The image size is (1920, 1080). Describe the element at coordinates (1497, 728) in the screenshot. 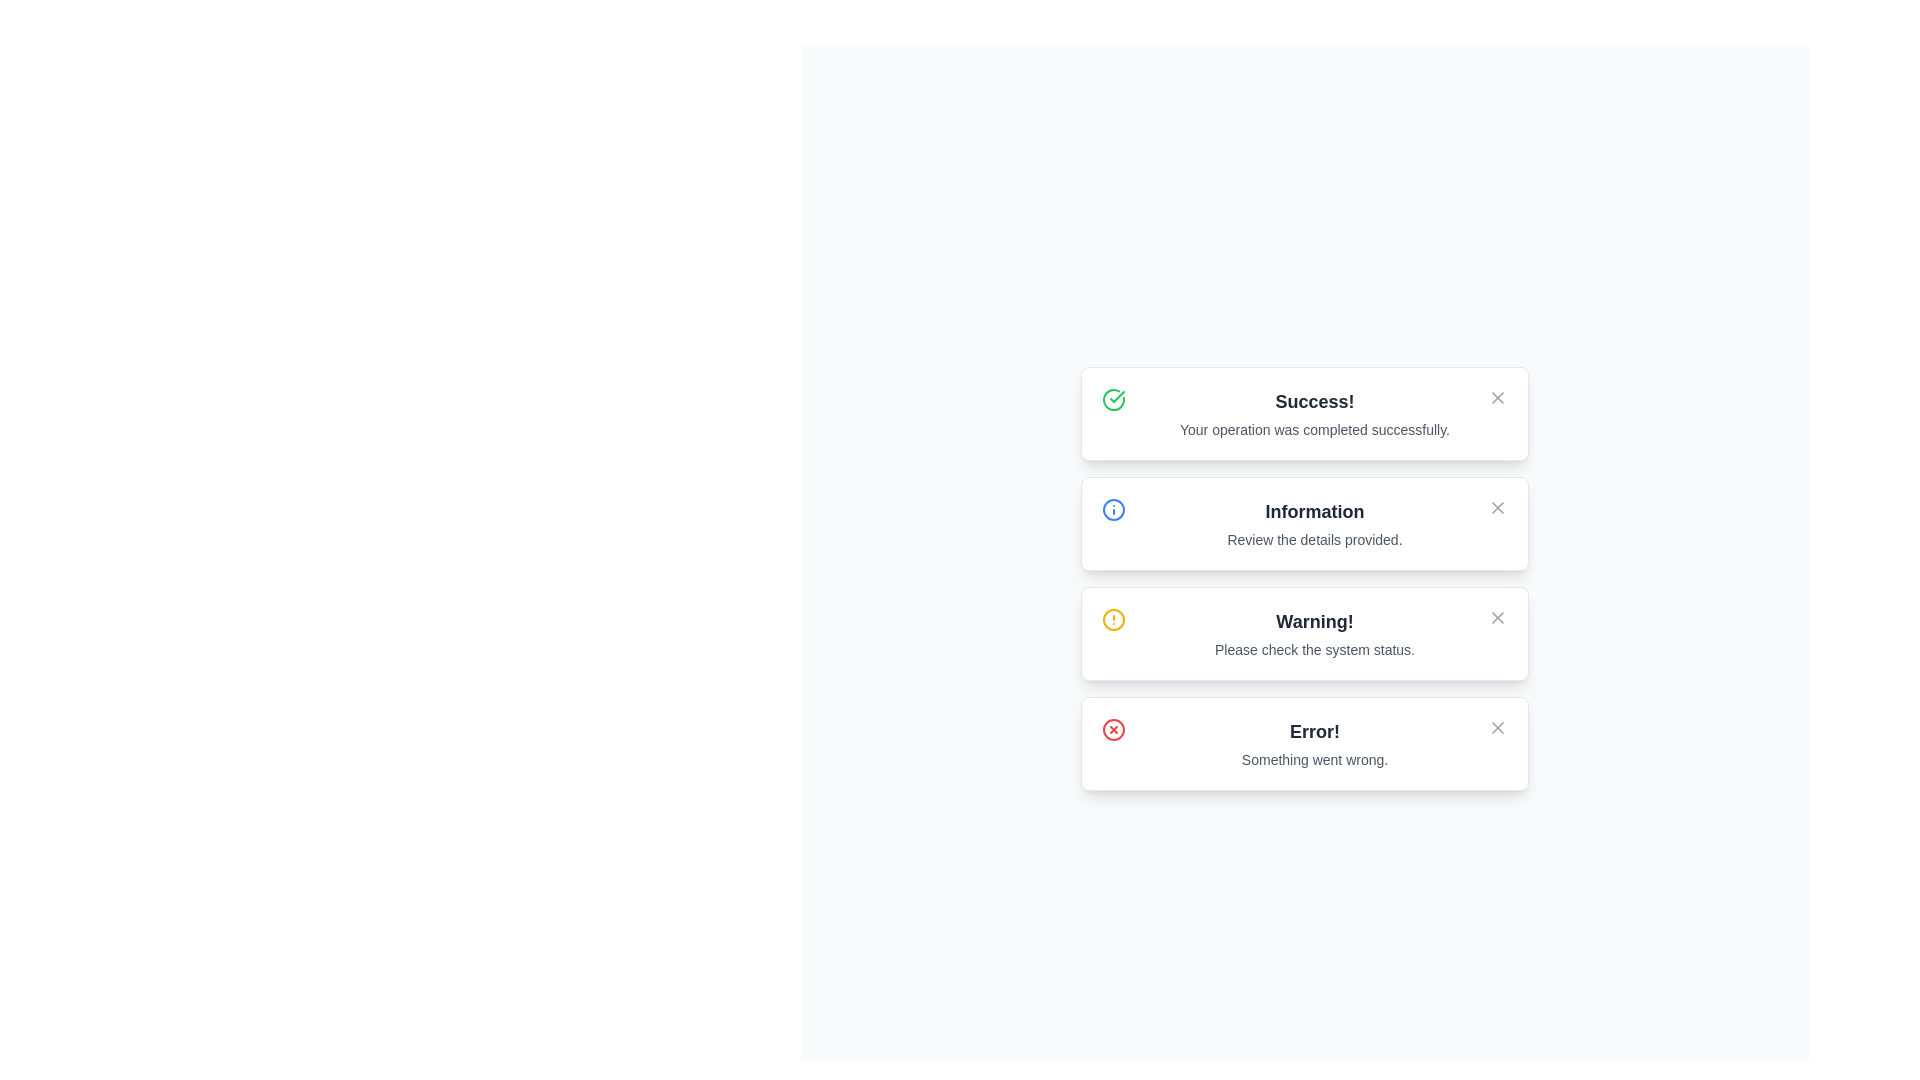

I see `the close icon in the top-right corner of the 'Error!' notification card` at that location.